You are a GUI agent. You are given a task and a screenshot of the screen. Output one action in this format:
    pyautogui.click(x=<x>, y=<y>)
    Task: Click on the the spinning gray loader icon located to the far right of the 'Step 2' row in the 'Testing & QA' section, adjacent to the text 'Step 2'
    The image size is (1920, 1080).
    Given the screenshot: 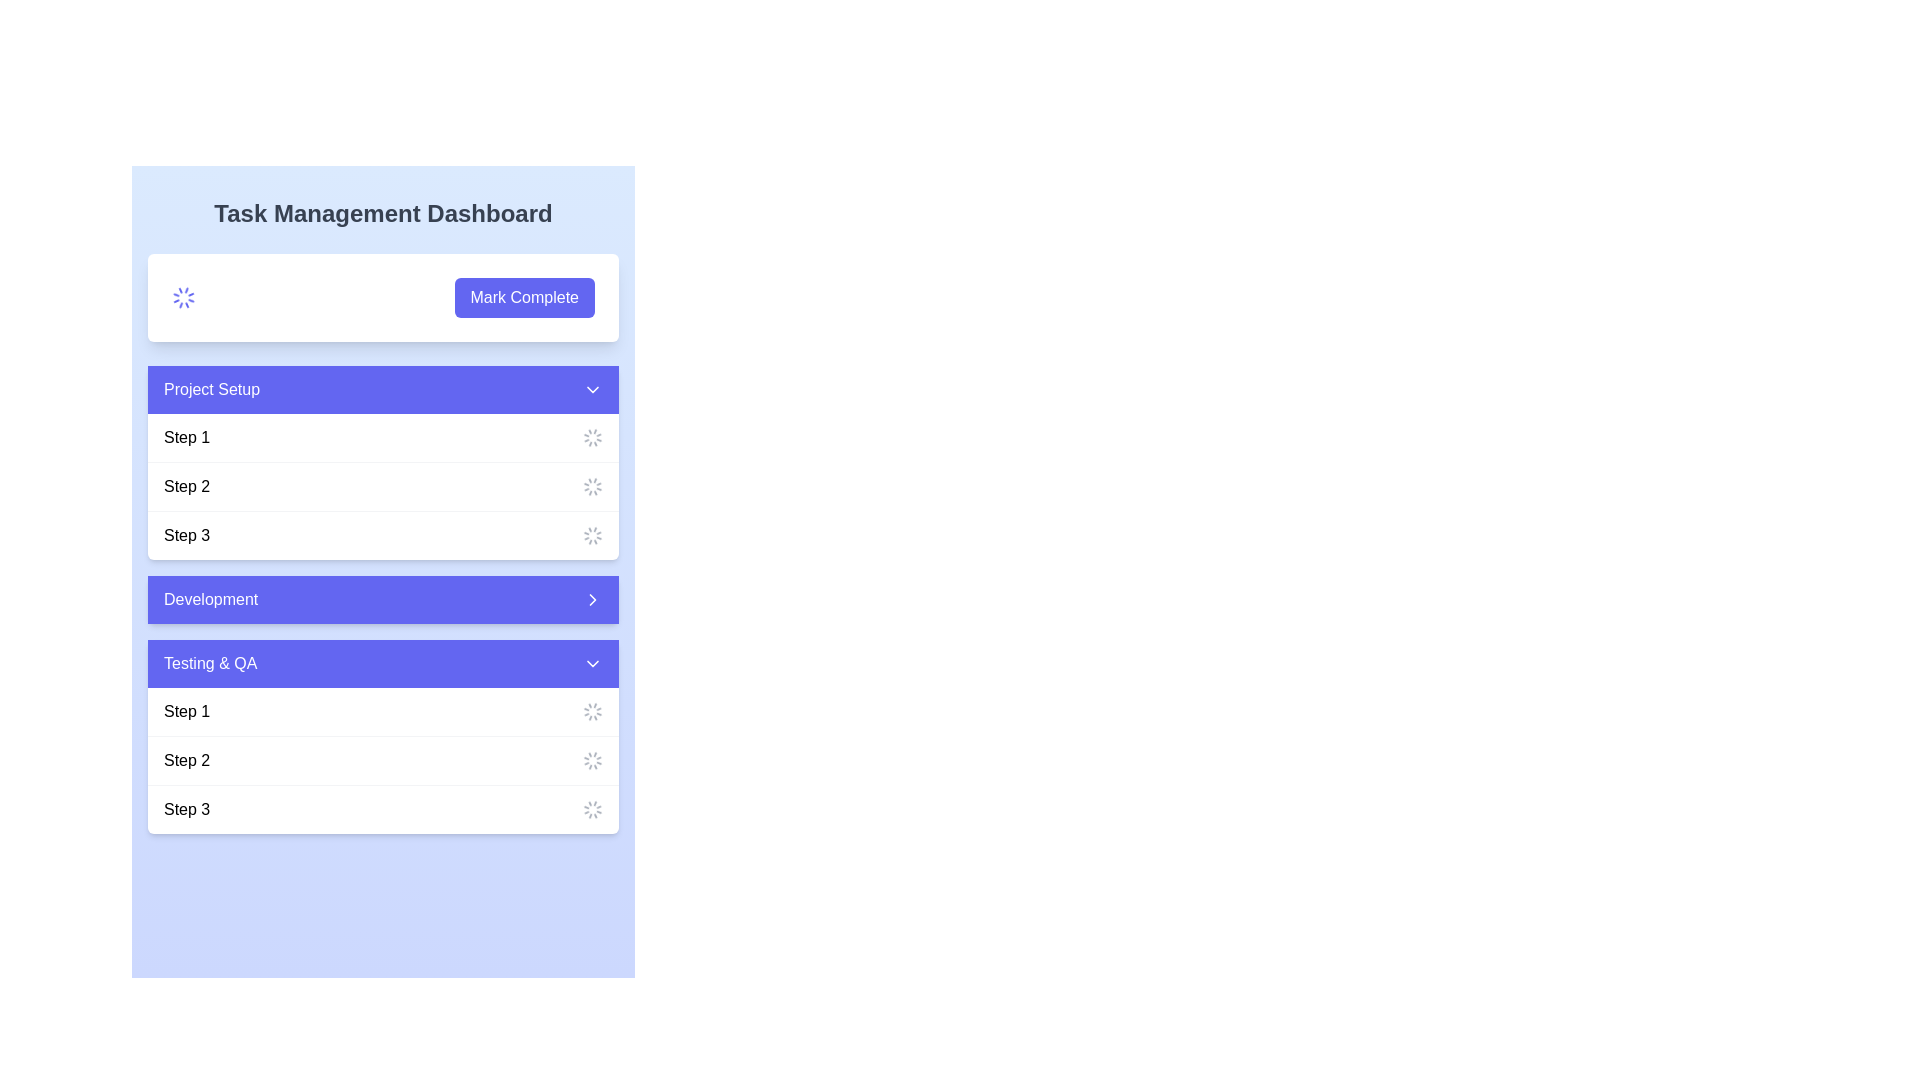 What is the action you would take?
    pyautogui.click(x=592, y=760)
    